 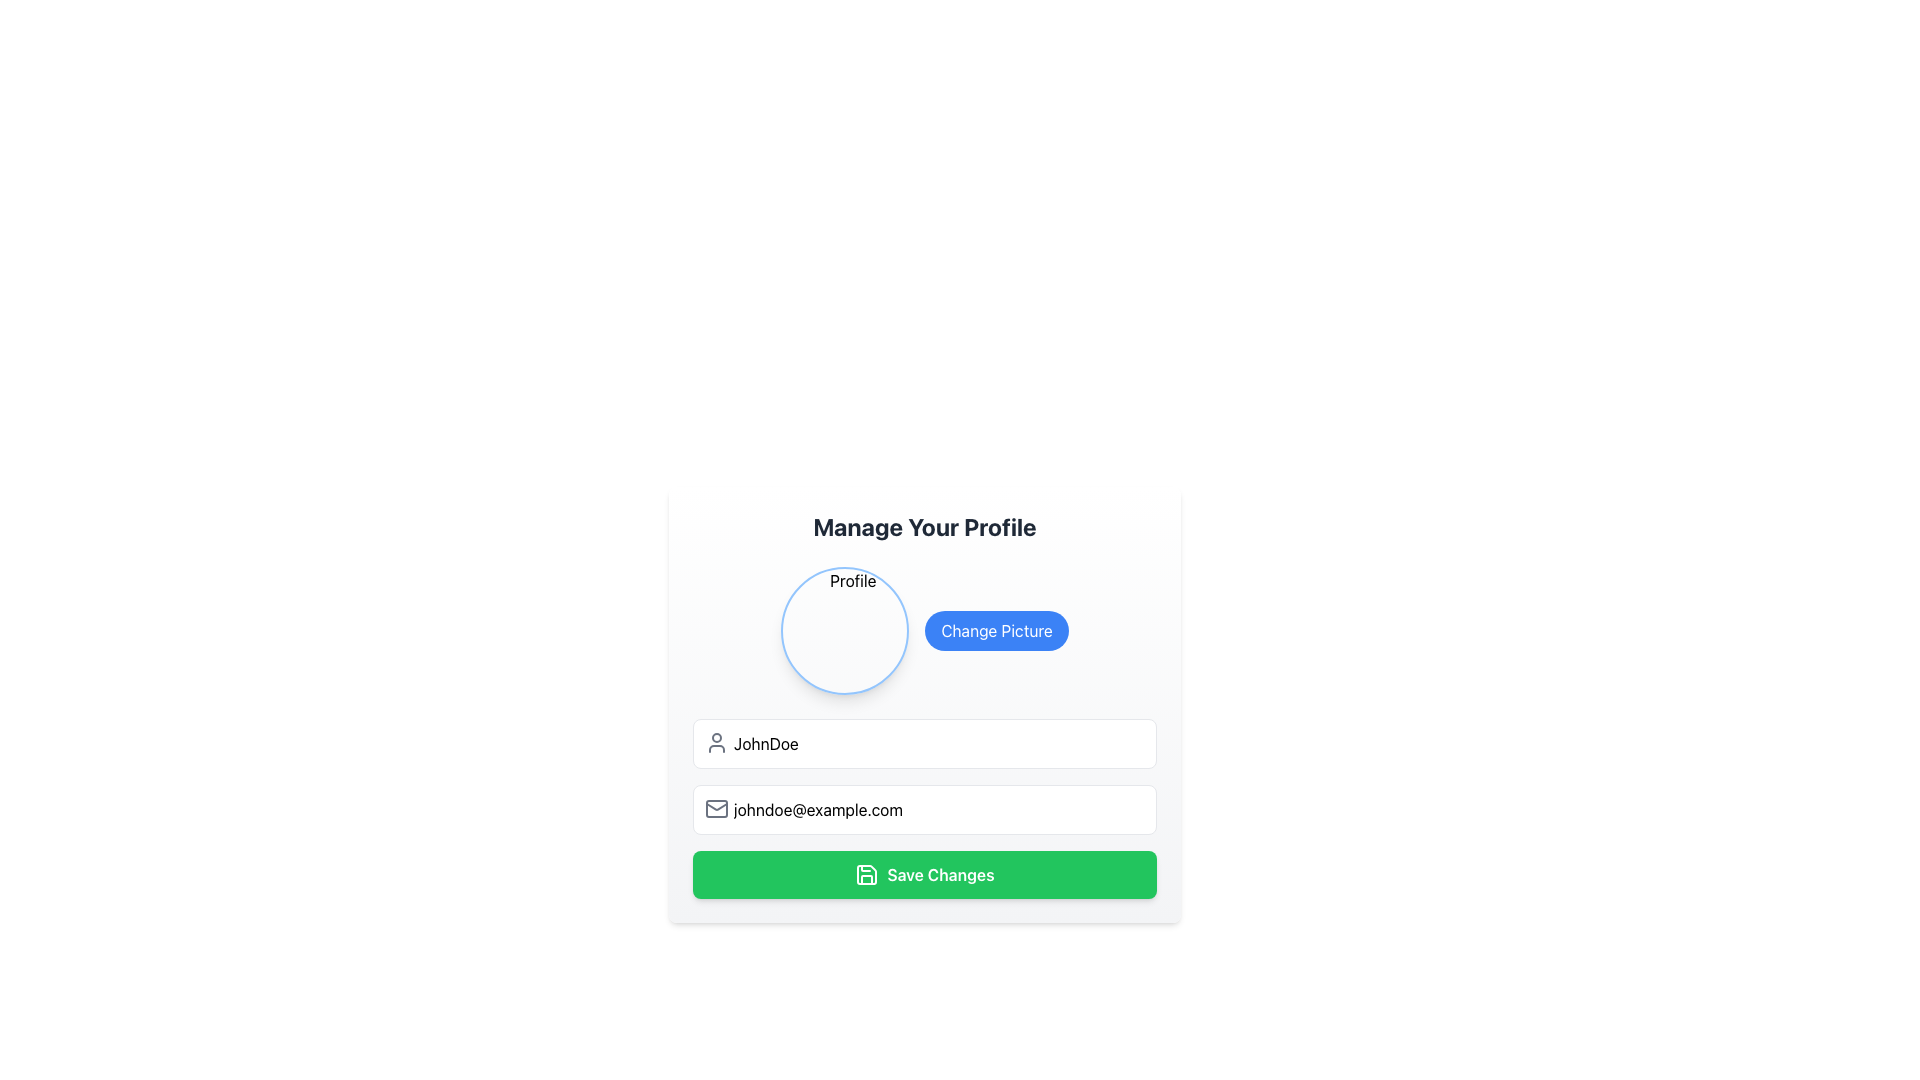 What do you see at coordinates (716, 743) in the screenshot?
I see `the user profile icon, which is a circular head and shoulders icon with a gray outline, positioned to the left of the text input field labeled 'JohnDoe'` at bounding box center [716, 743].